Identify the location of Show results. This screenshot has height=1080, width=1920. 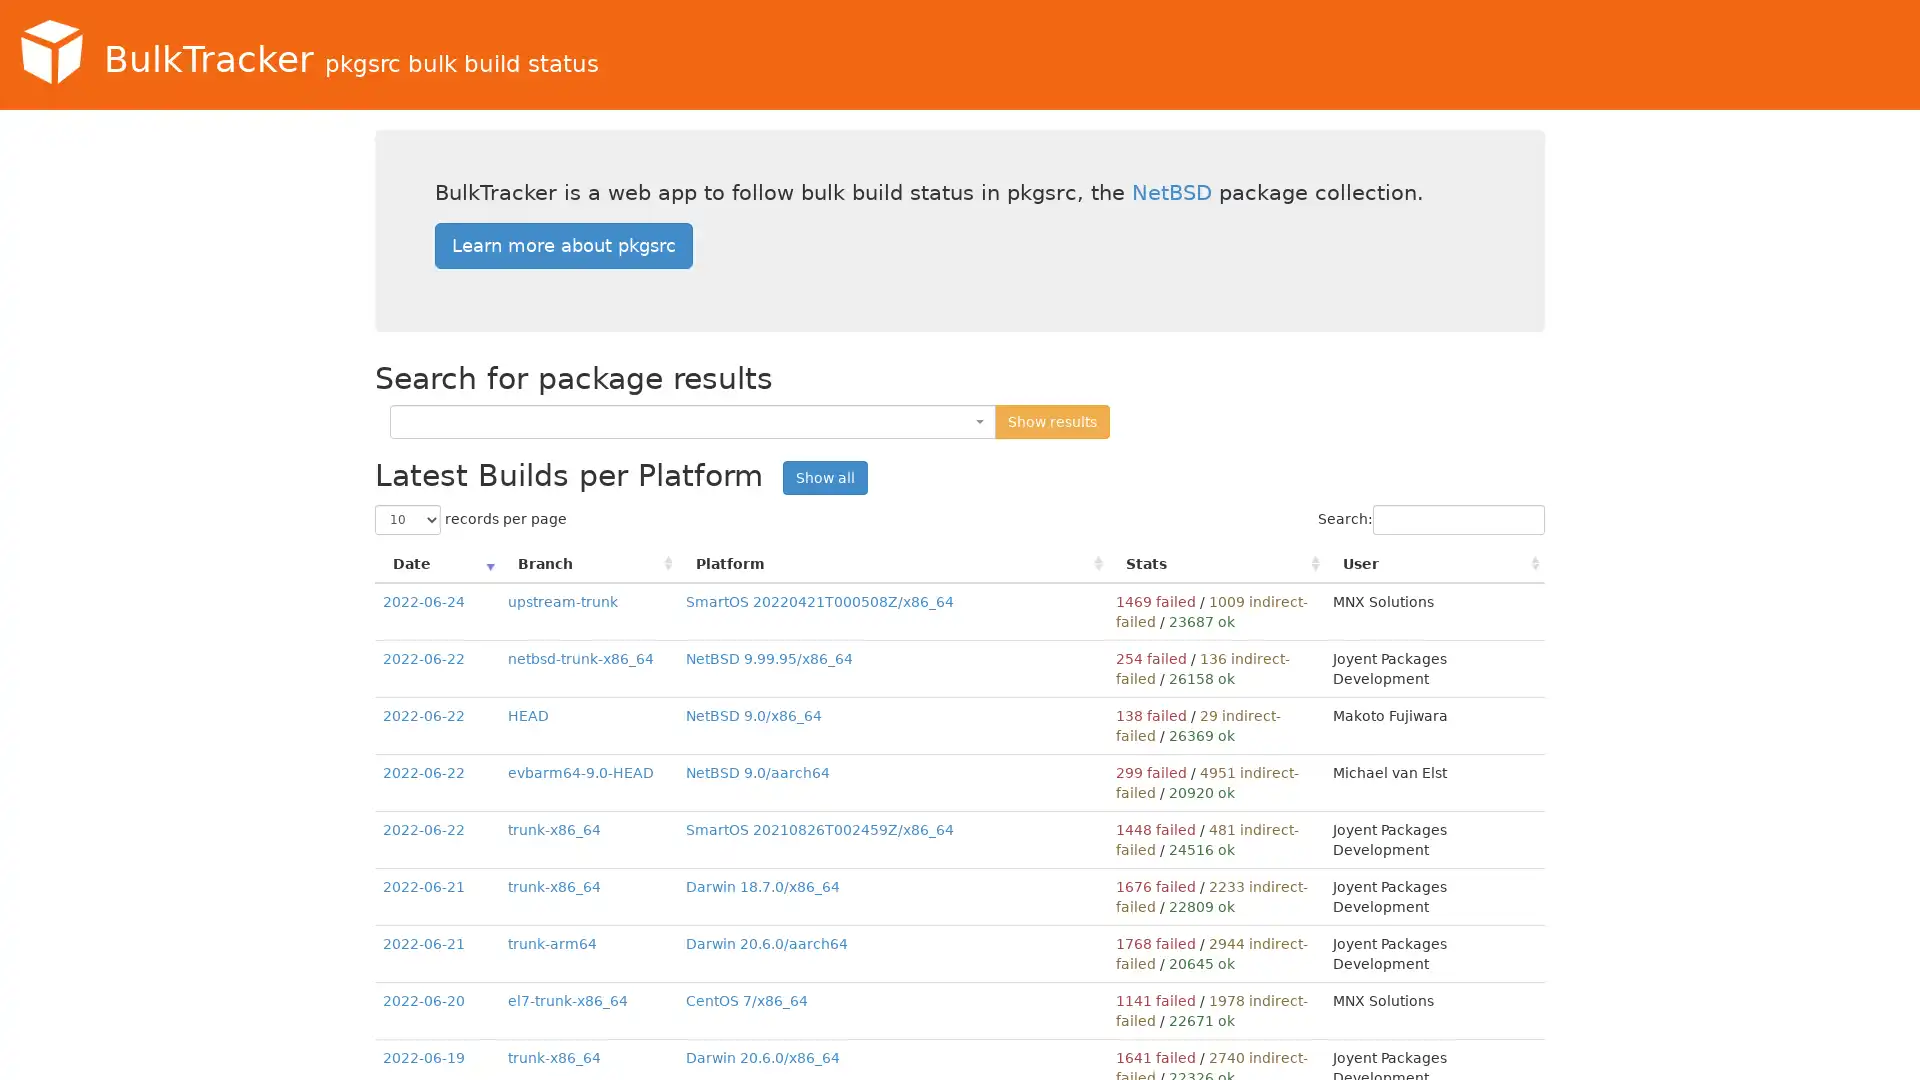
(1051, 419).